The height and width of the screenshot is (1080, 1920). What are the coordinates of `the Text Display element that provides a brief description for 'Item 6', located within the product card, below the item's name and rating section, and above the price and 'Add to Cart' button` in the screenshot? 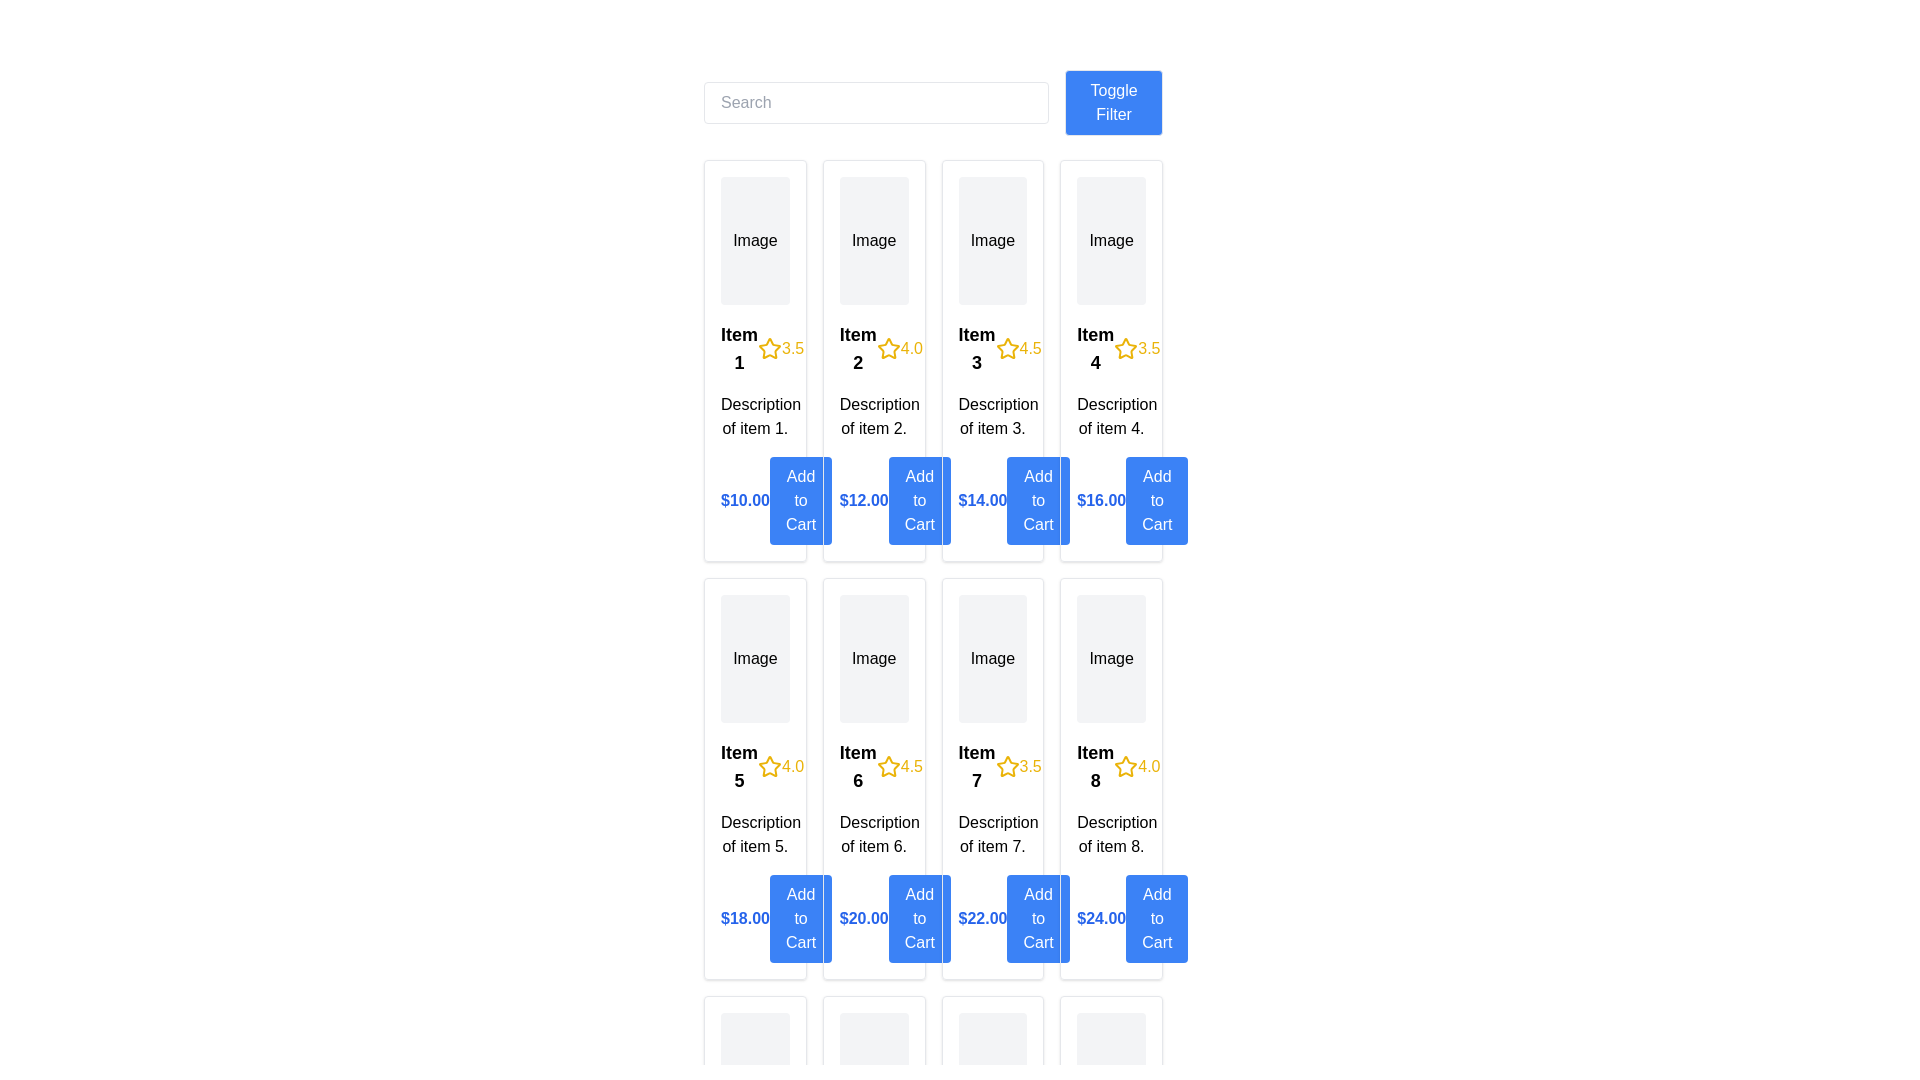 It's located at (874, 834).